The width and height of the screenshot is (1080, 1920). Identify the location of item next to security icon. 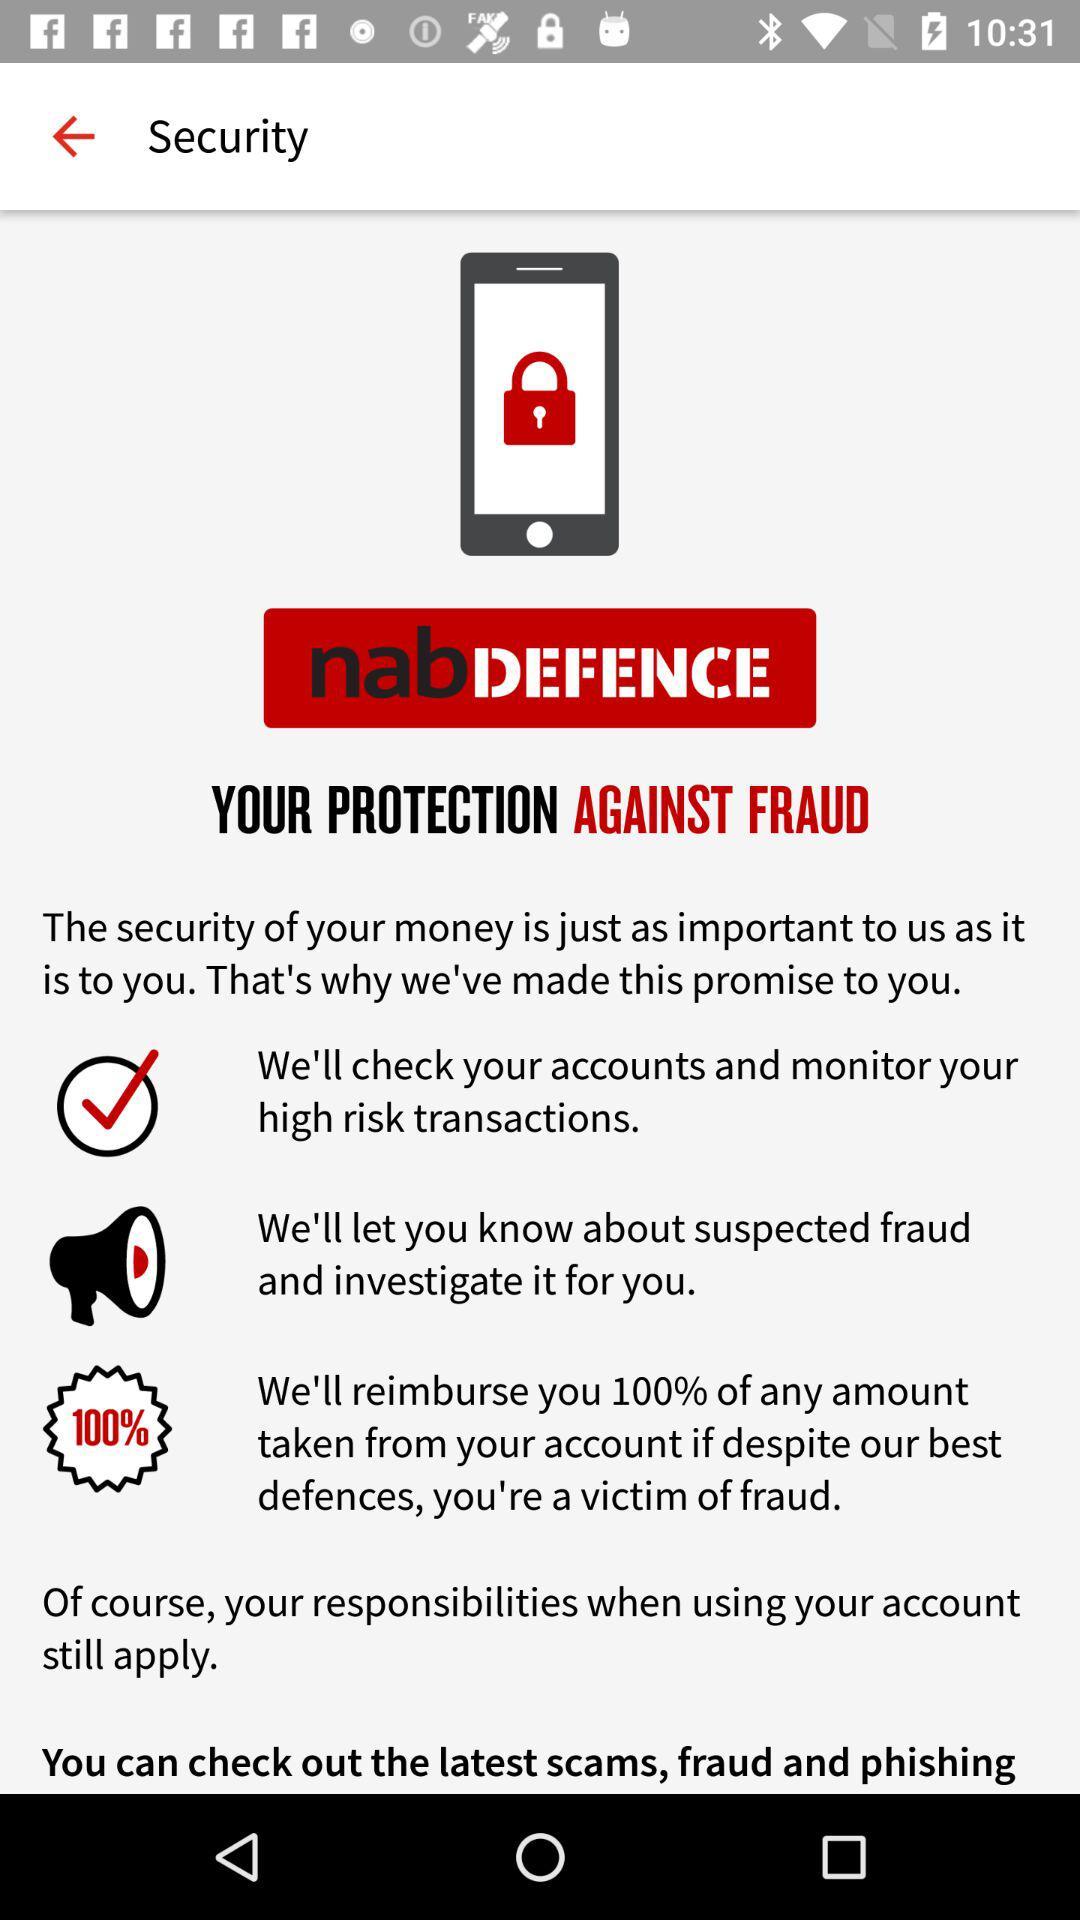
(72, 135).